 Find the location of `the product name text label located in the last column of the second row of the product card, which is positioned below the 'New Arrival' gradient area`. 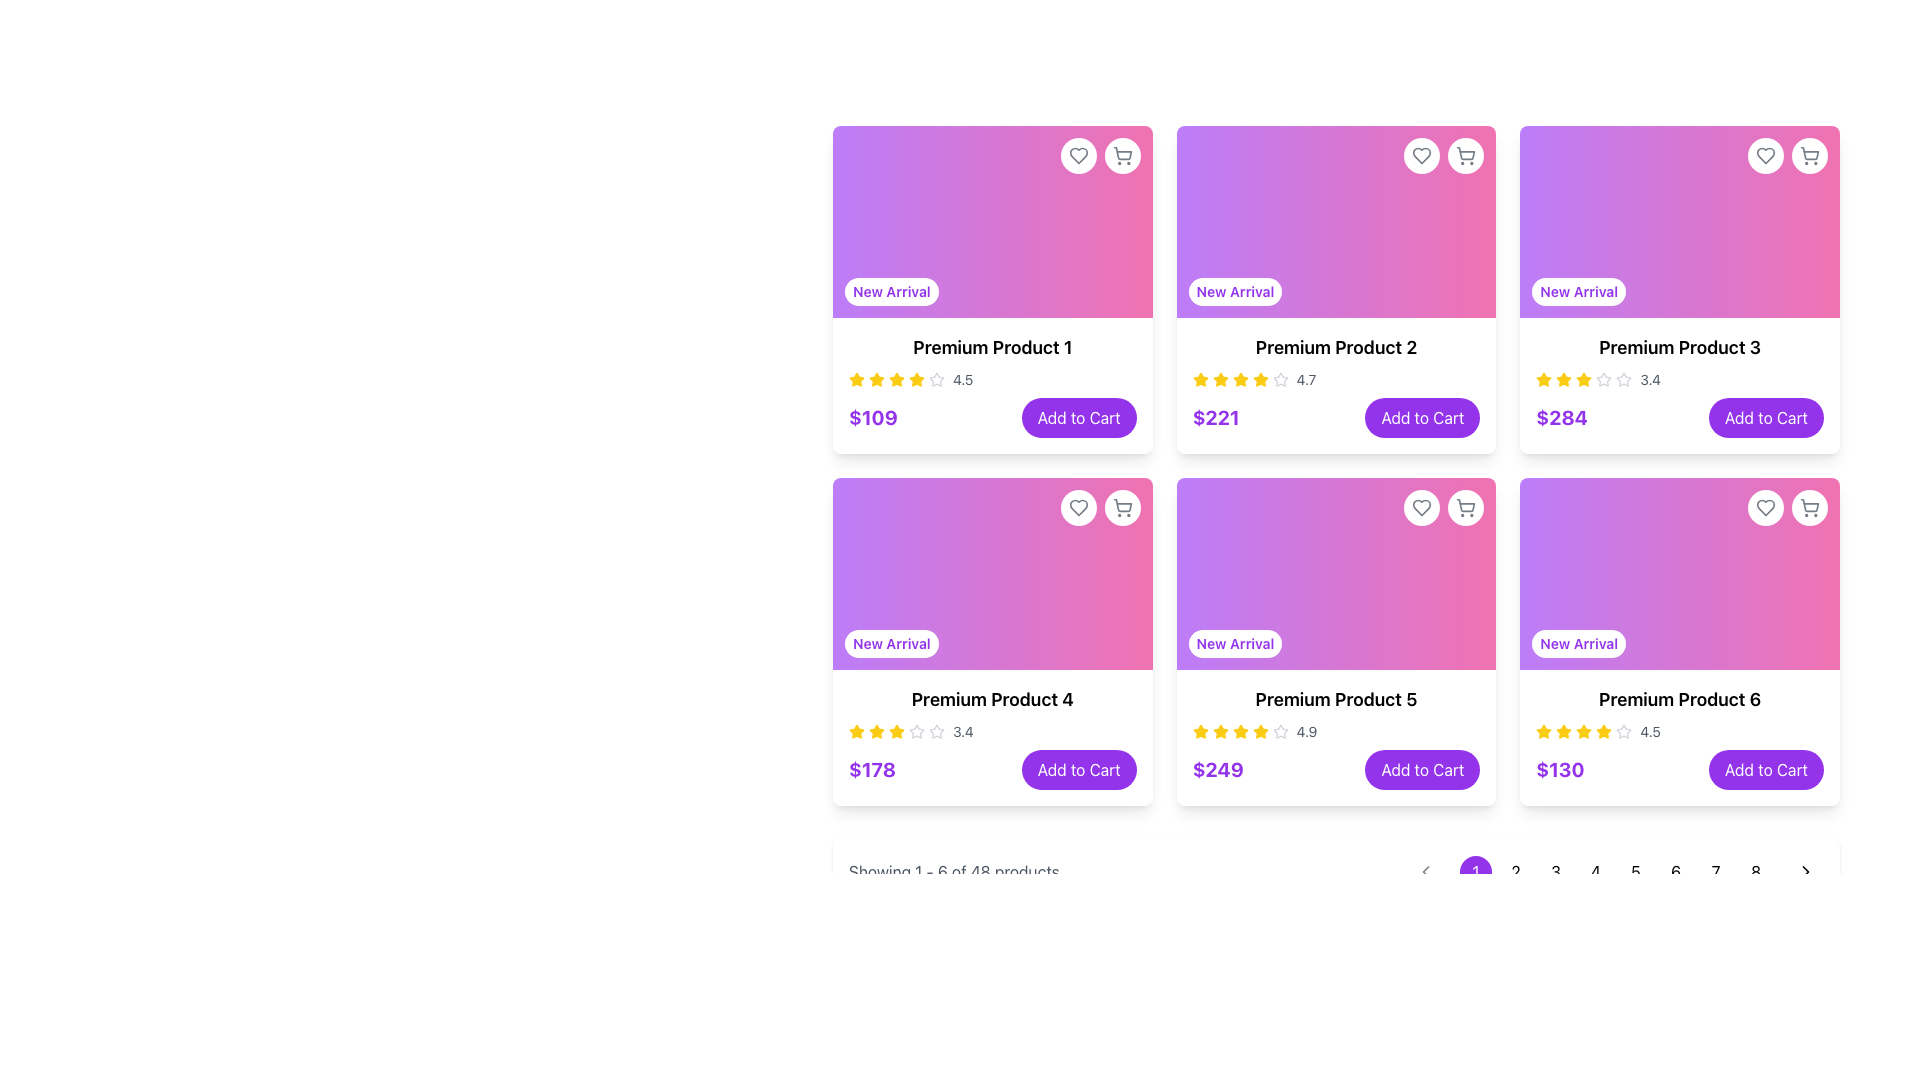

the product name text label located in the last column of the second row of the product card, which is positioned below the 'New Arrival' gradient area is located at coordinates (1680, 698).